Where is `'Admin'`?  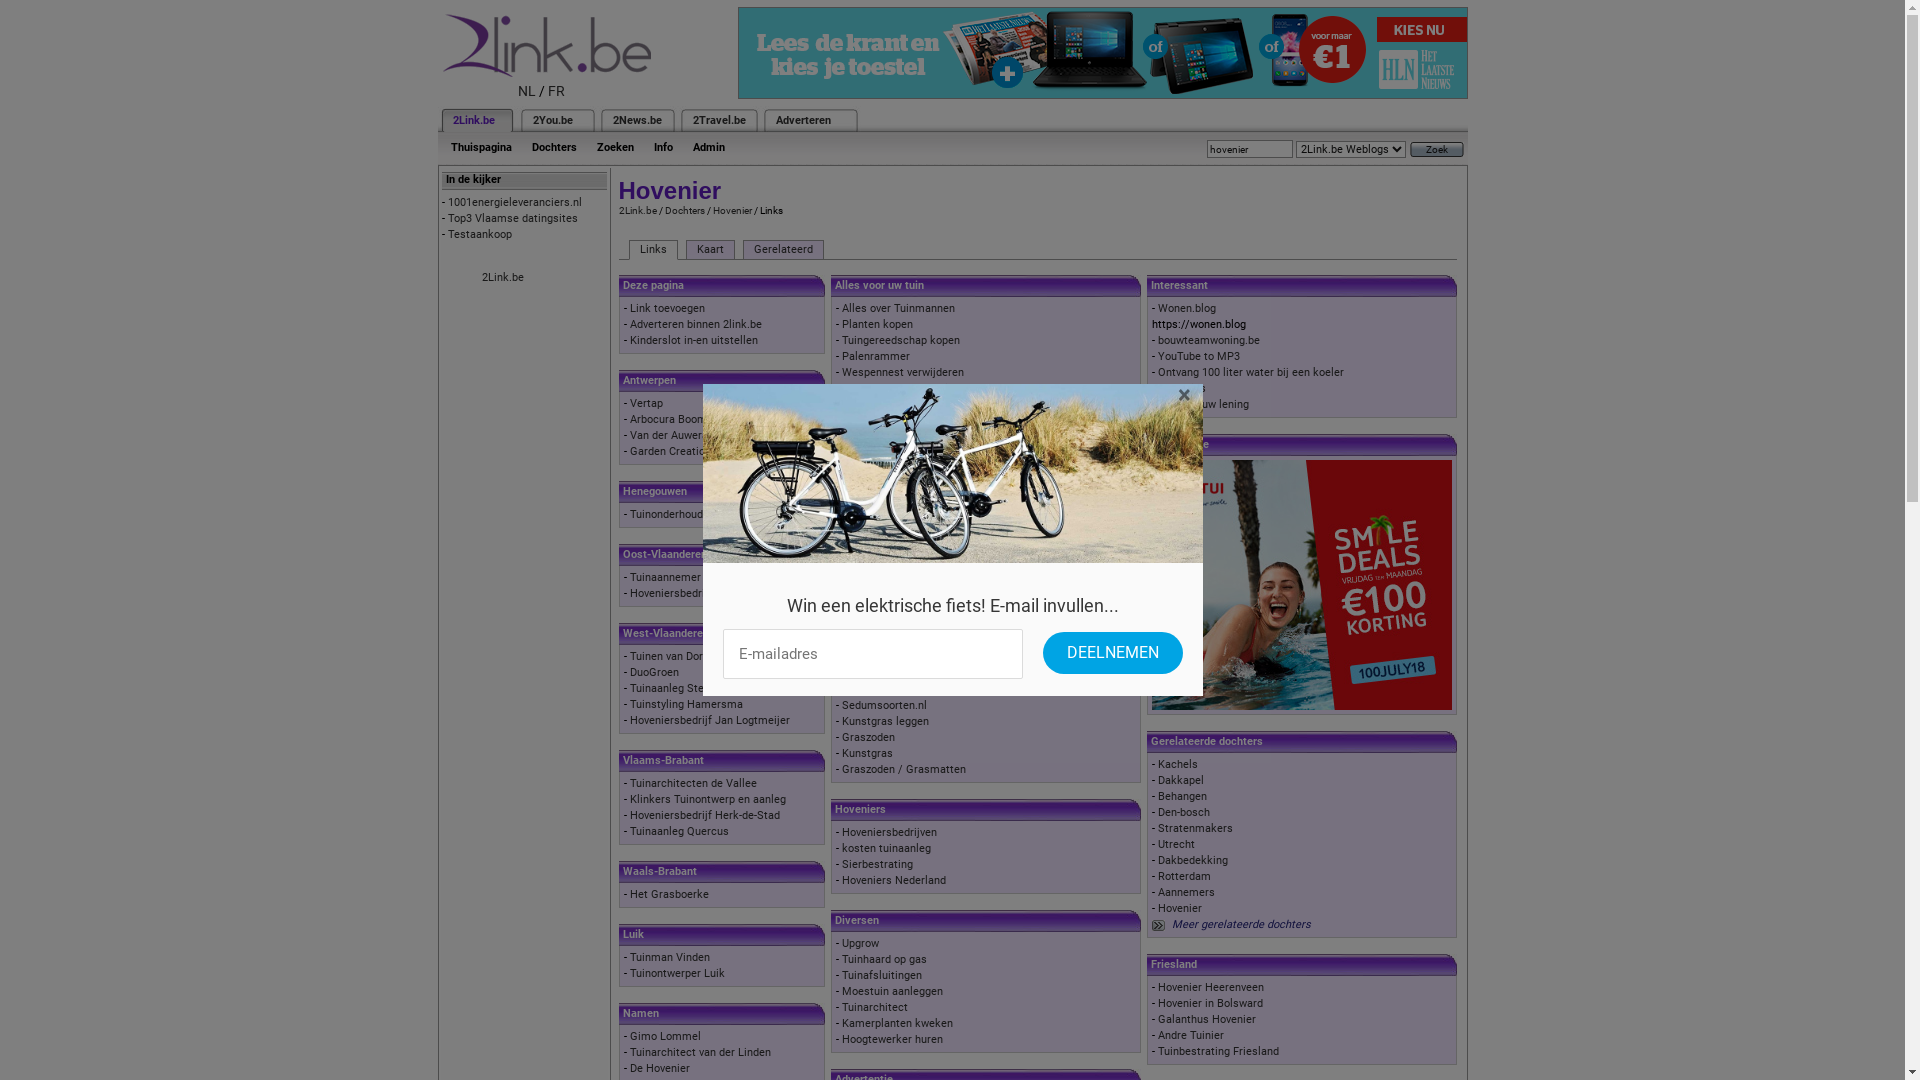 'Admin' is located at coordinates (708, 146).